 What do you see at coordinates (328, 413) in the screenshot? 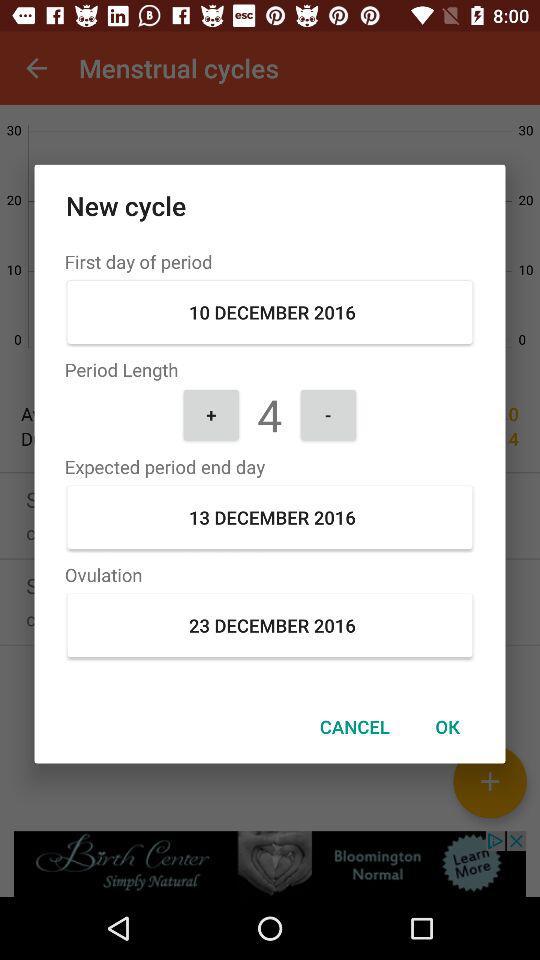
I see `icon above the expected period end item` at bounding box center [328, 413].